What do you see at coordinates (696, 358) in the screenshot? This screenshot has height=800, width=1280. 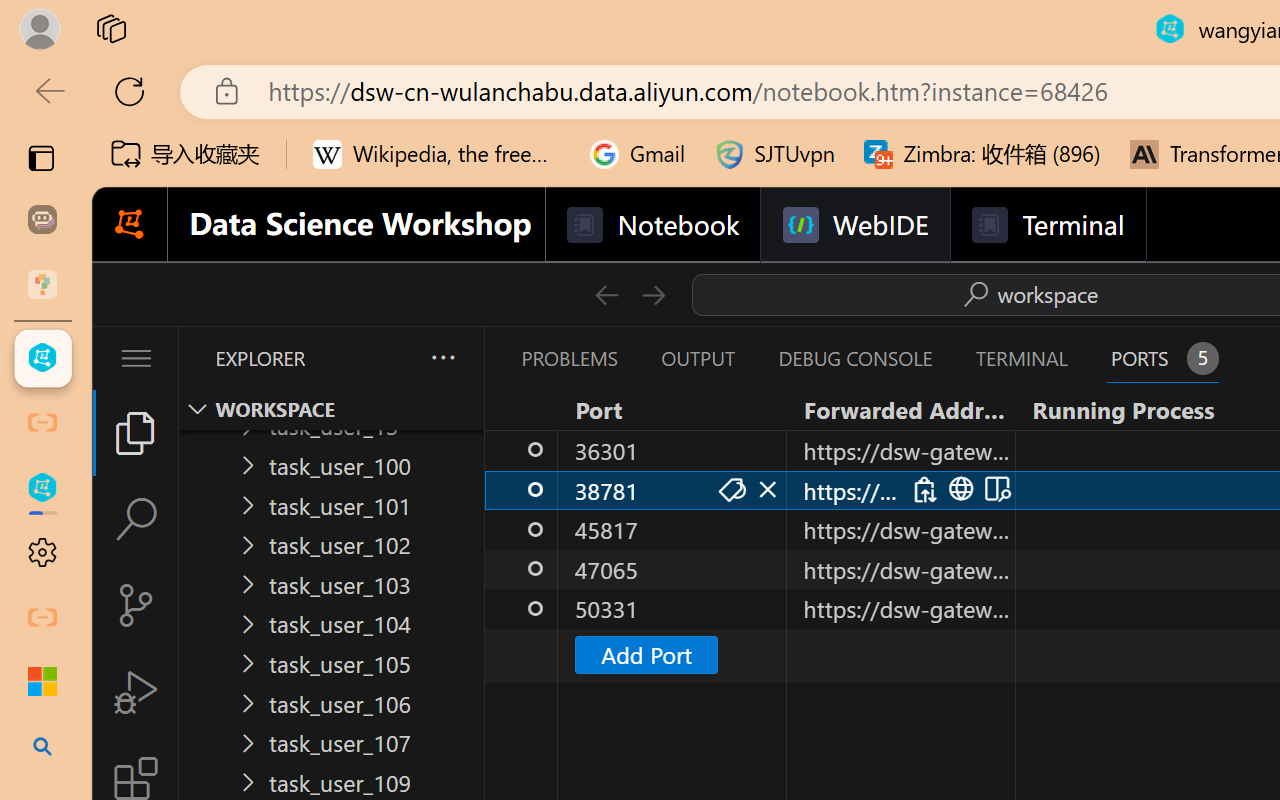 I see `'Output (Ctrl+Shift+U)'` at bounding box center [696, 358].